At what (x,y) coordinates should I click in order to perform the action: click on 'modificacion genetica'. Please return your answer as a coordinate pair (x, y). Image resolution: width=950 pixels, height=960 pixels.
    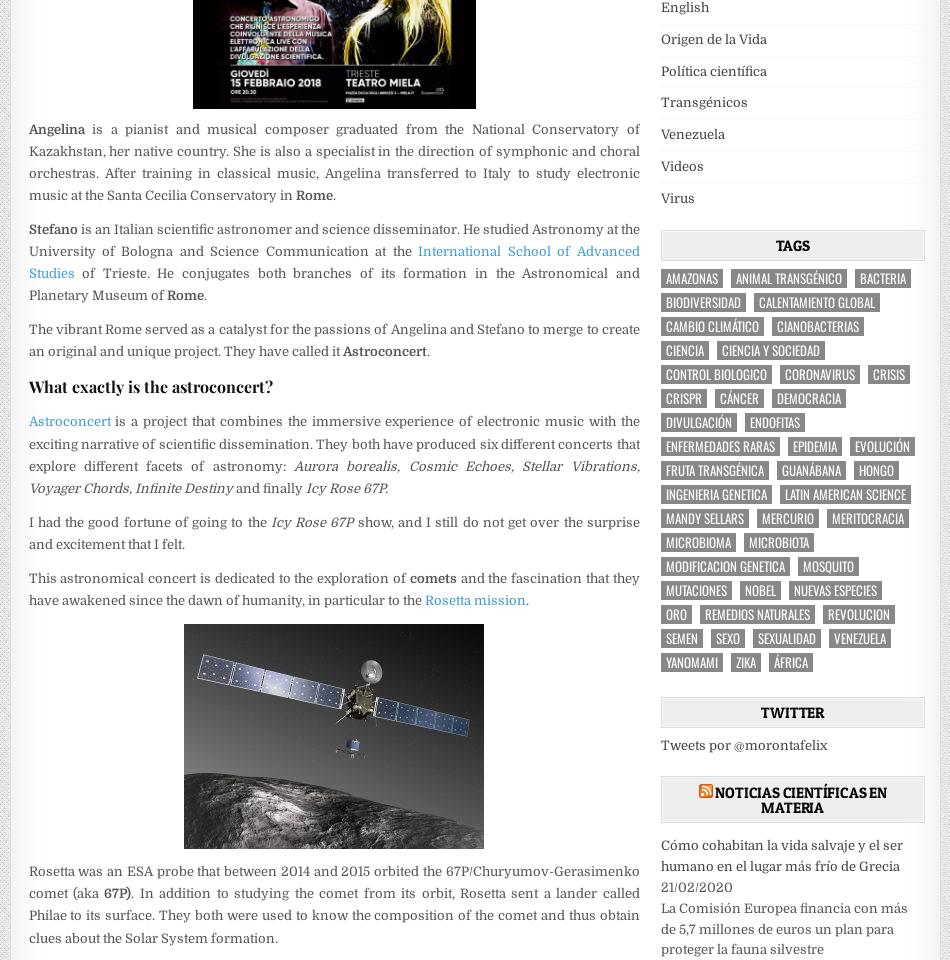
    Looking at the image, I should click on (723, 564).